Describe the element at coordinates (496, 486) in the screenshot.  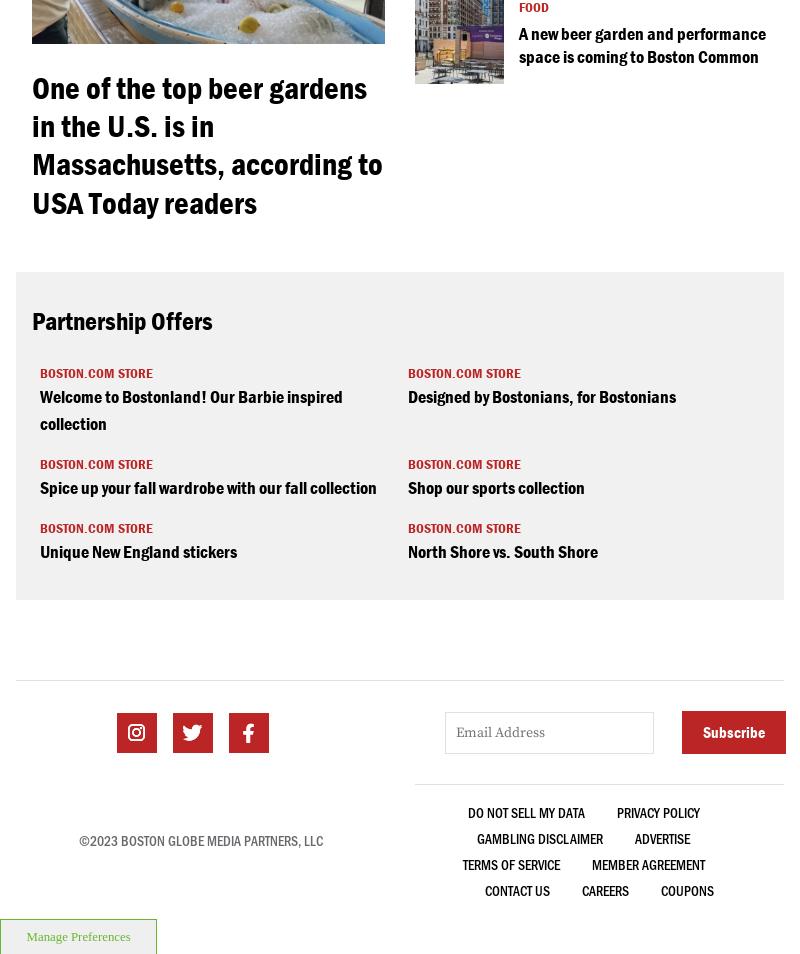
I see `'Shop our sports collection'` at that location.